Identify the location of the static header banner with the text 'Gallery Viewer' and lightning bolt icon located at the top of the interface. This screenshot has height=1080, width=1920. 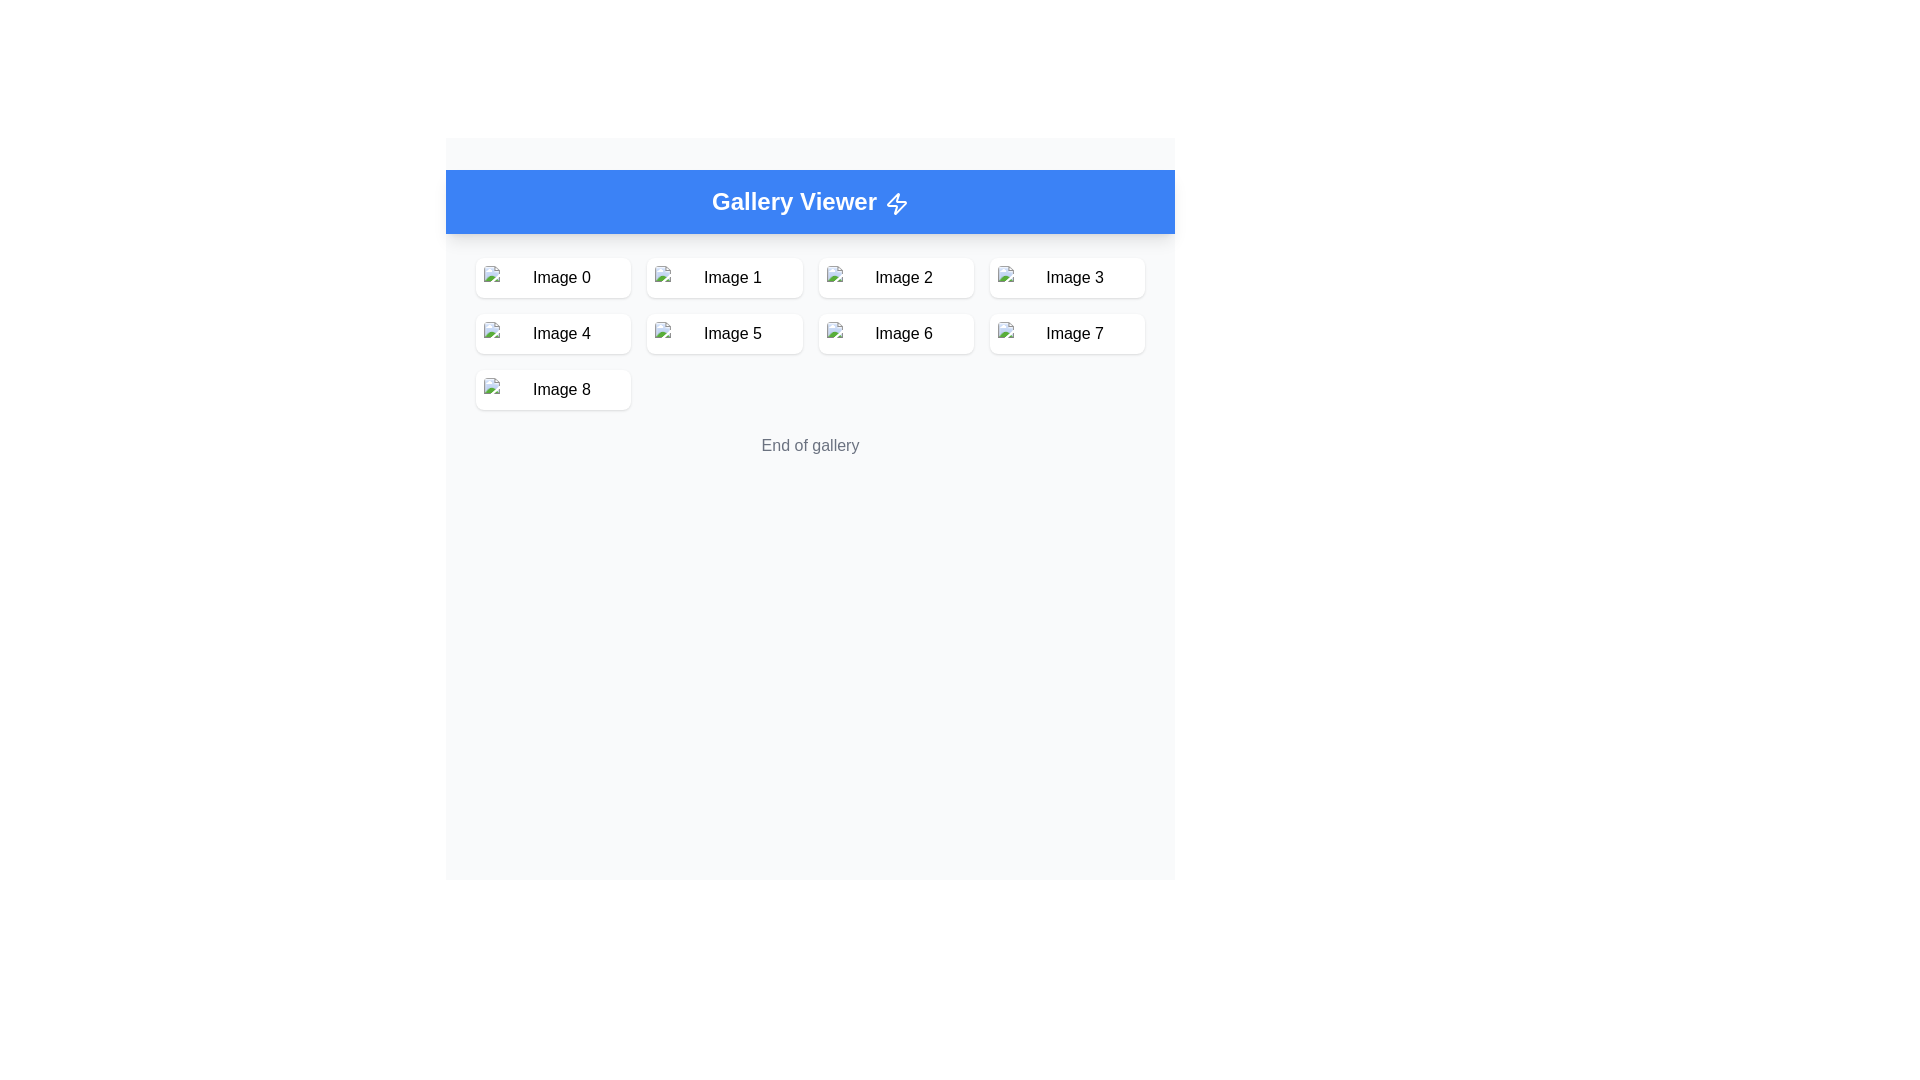
(810, 201).